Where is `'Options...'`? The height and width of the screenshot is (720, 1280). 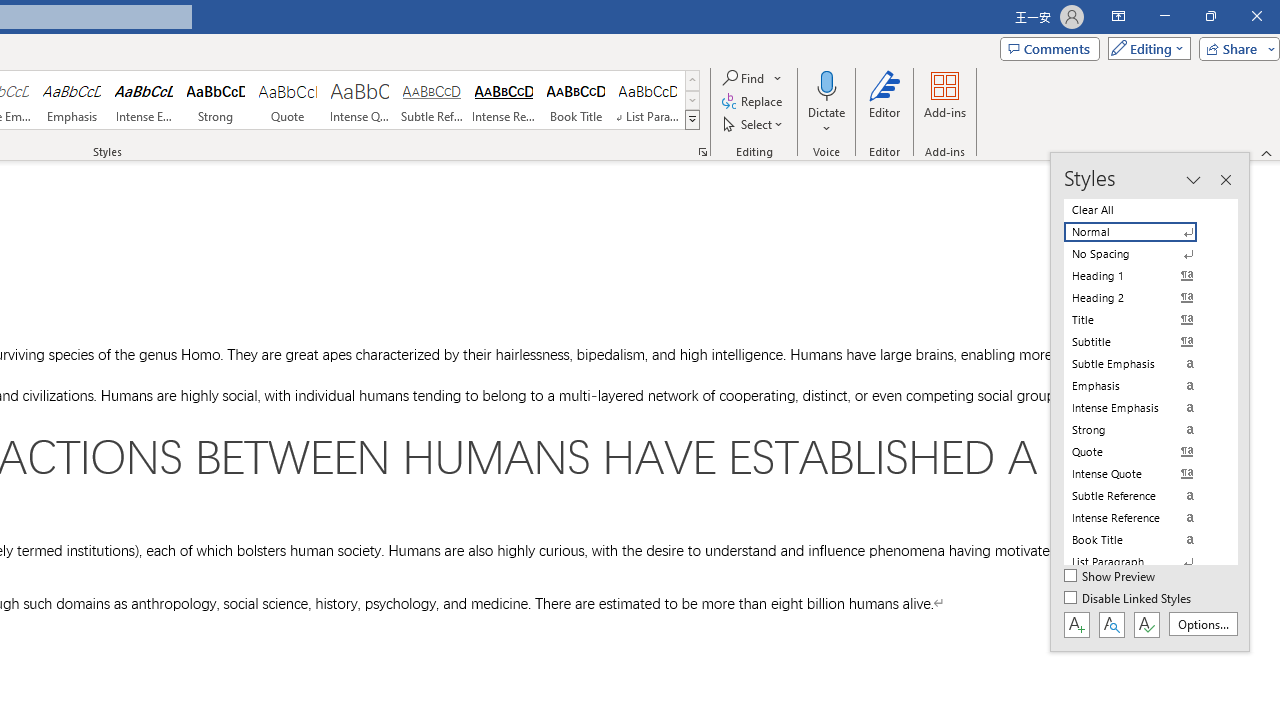 'Options...' is located at coordinates (1202, 622).